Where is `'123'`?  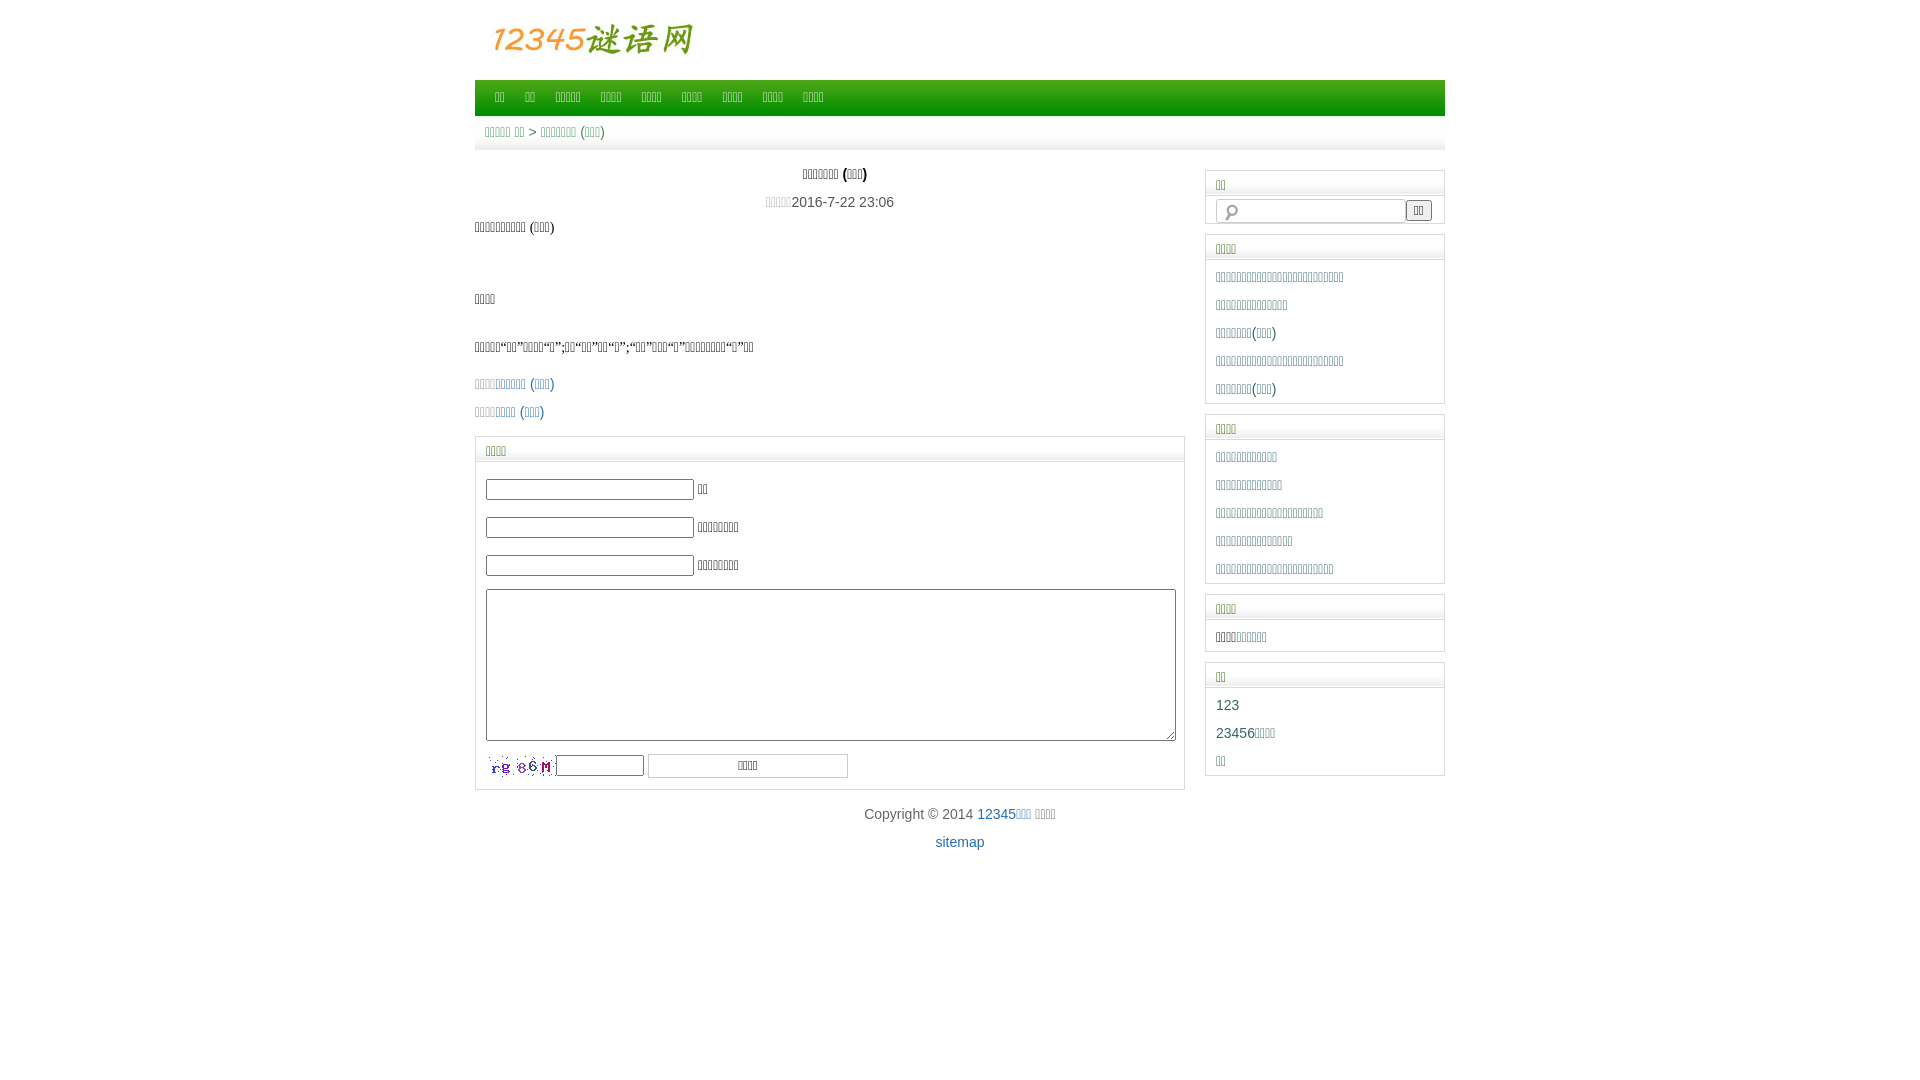 '123' is located at coordinates (1226, 704).